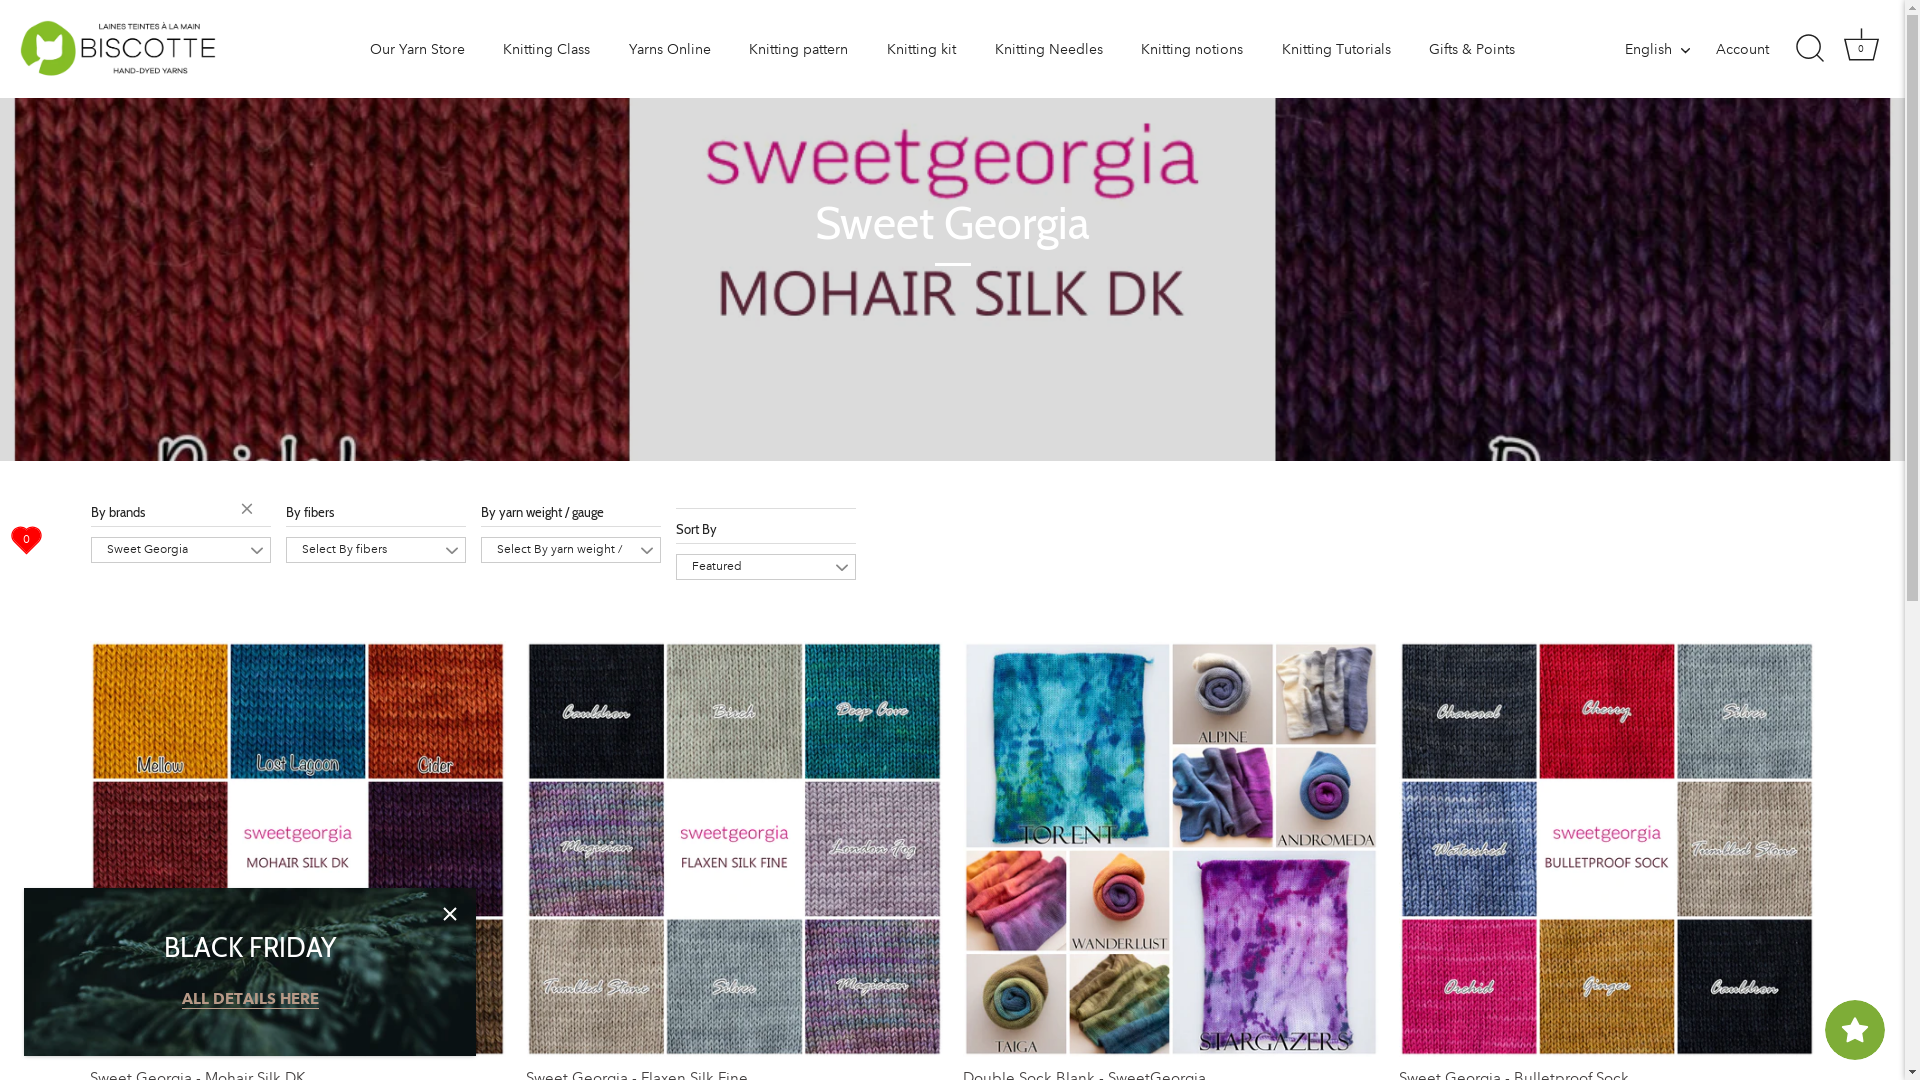 This screenshot has width=1920, height=1080. What do you see at coordinates (920, 48) in the screenshot?
I see `'Knitting kit'` at bounding box center [920, 48].